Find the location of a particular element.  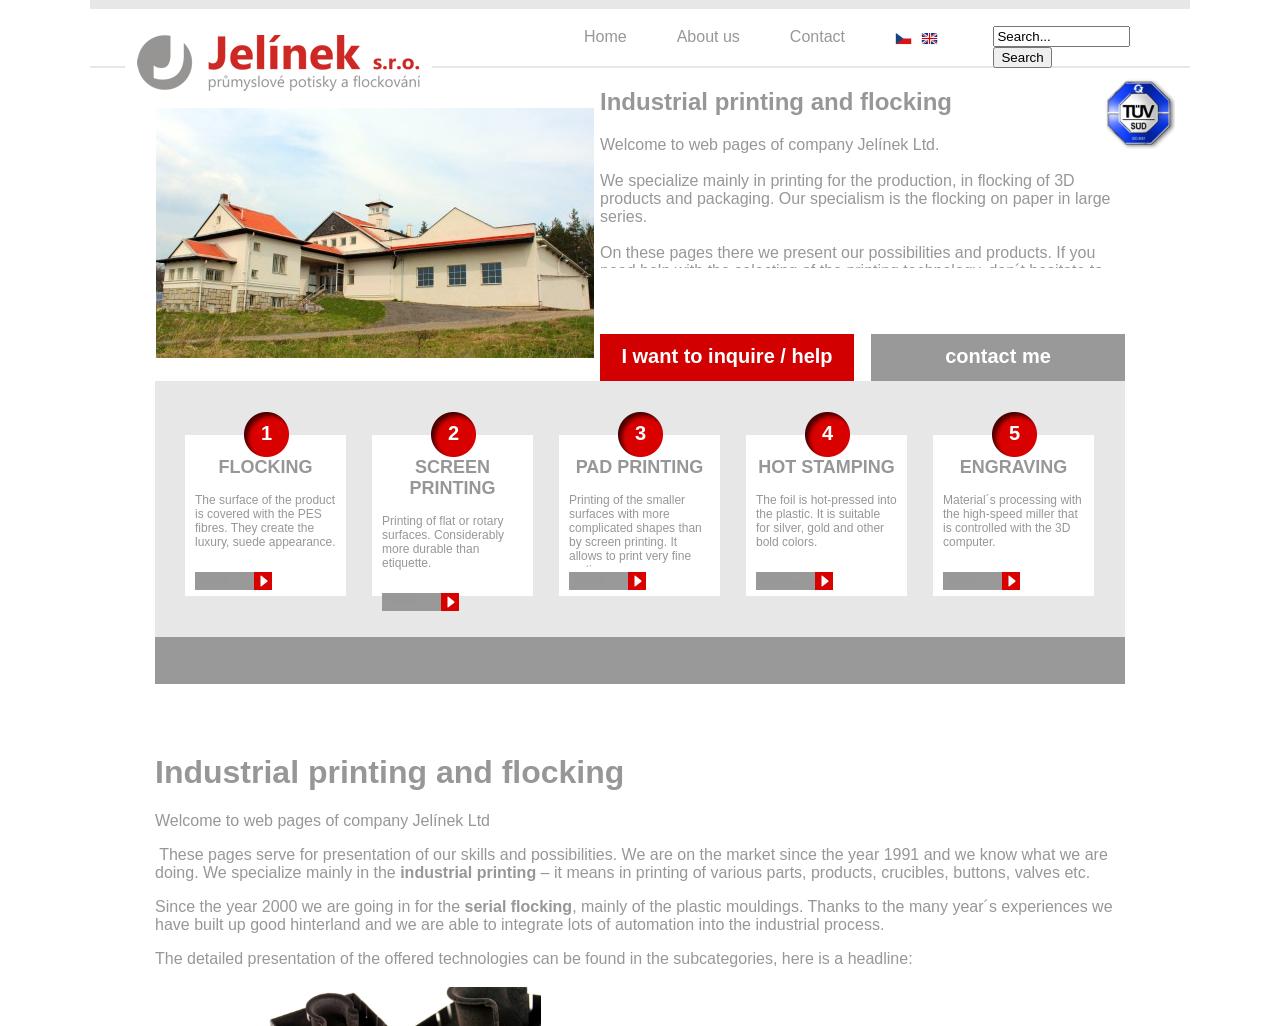

'serial flocking' is located at coordinates (518, 905).